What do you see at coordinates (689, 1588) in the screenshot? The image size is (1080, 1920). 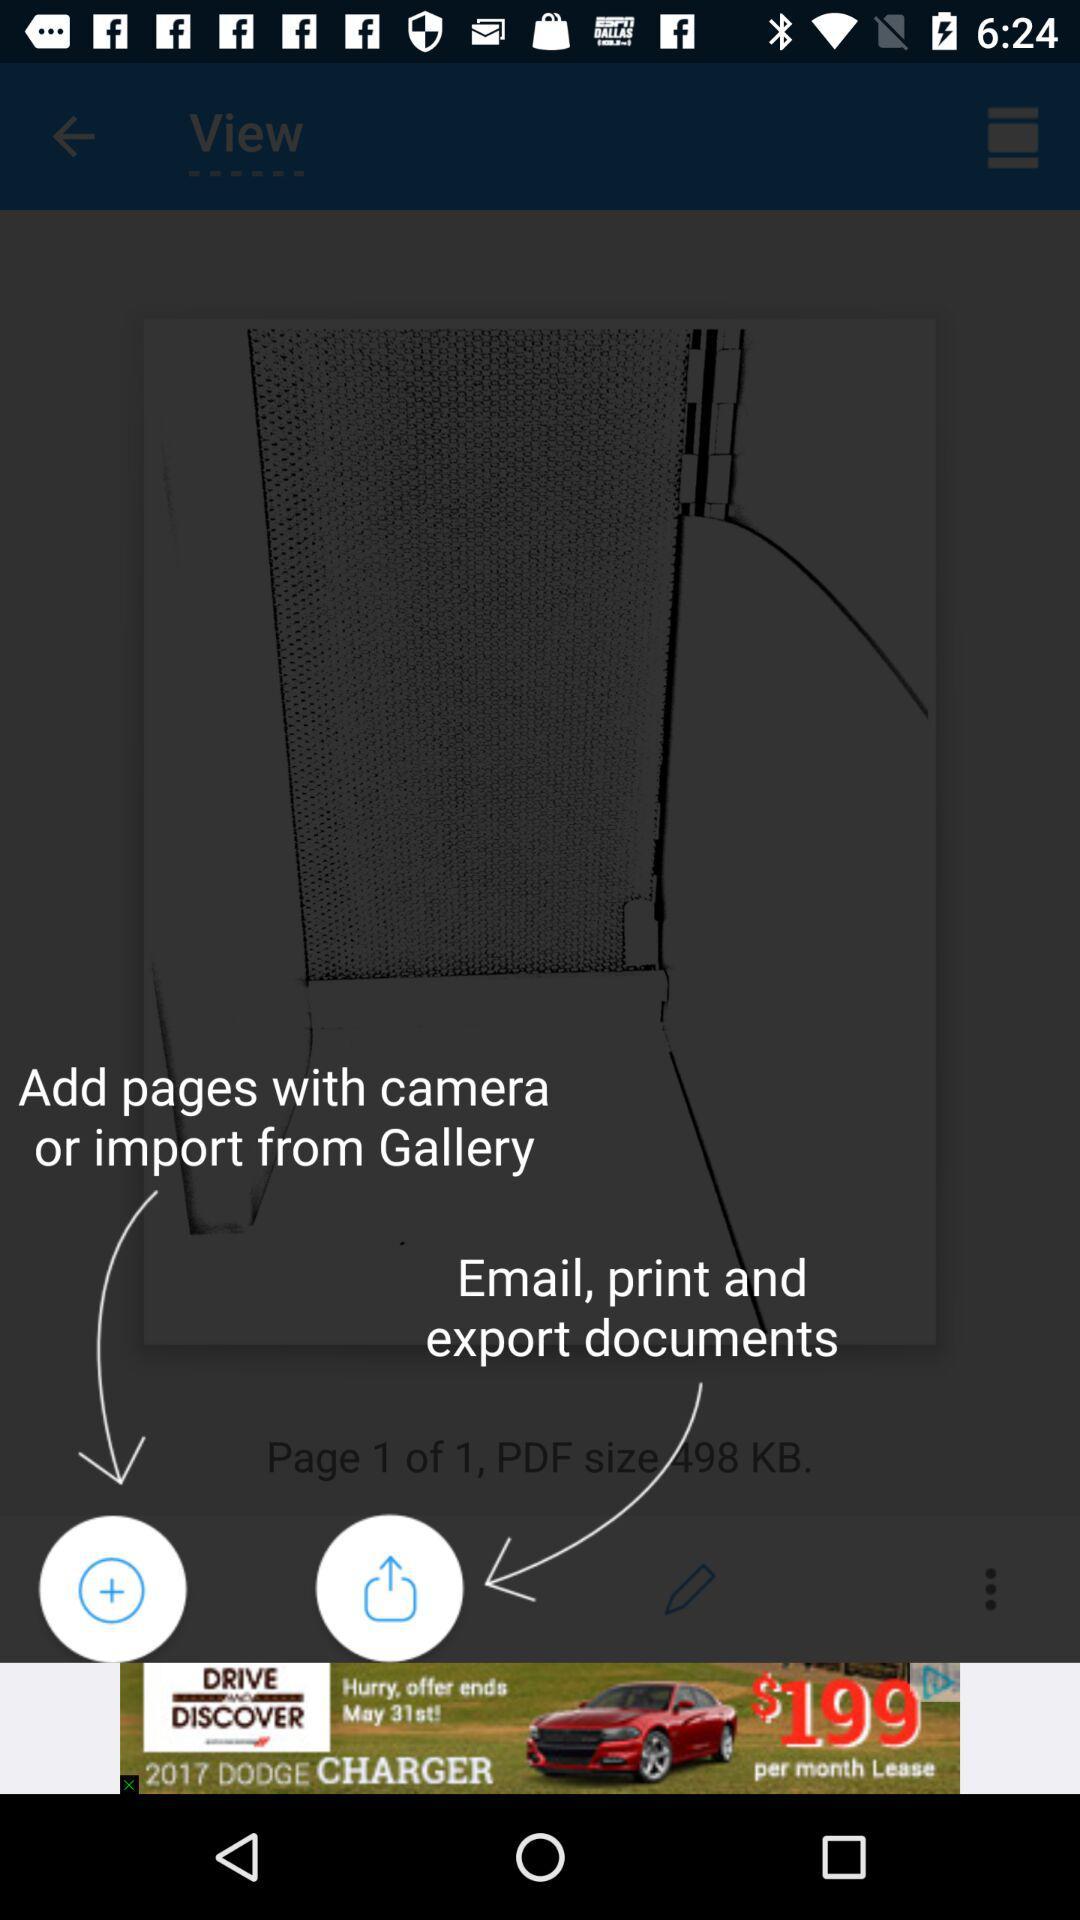 I see `the edit icon` at bounding box center [689, 1588].